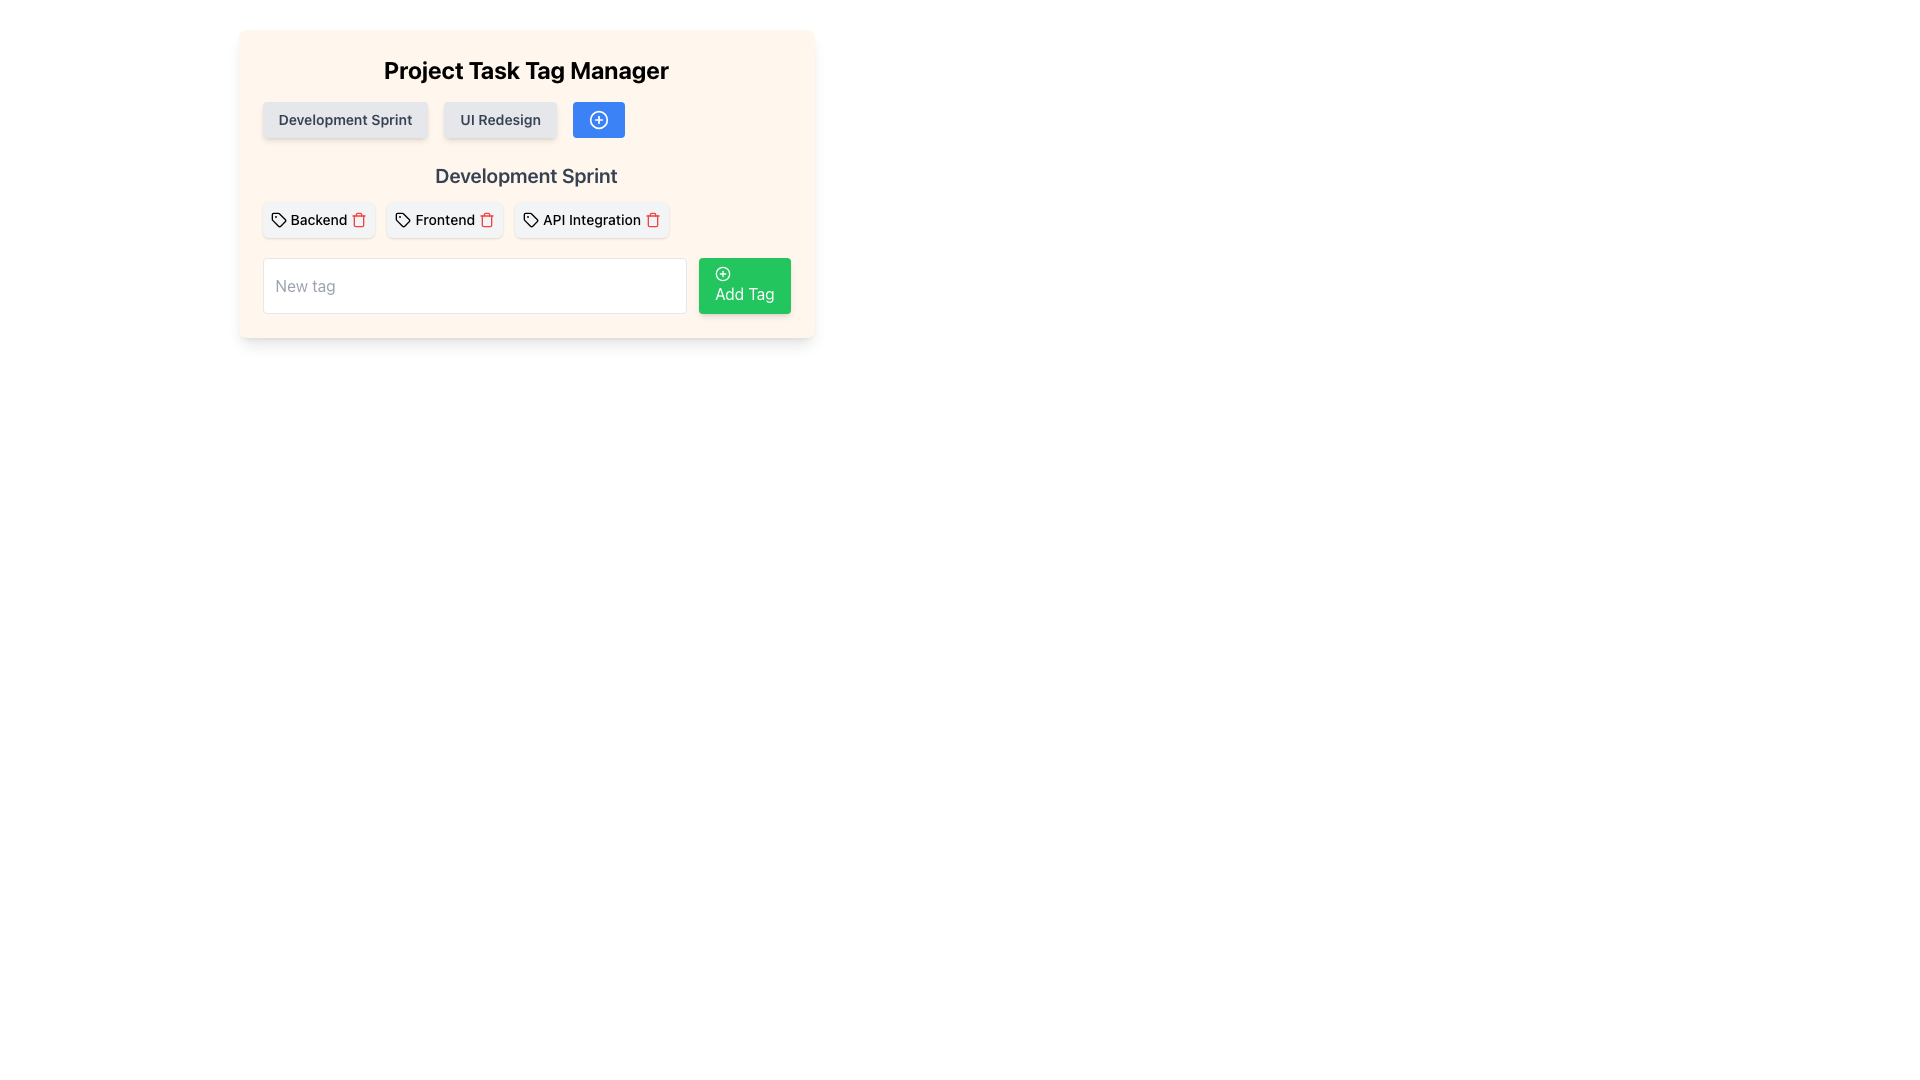 This screenshot has height=1080, width=1920. Describe the element at coordinates (345, 119) in the screenshot. I see `the 'Development Sprint' button, which is a rounded rectangular button with a light gray background and darker gray text, located in the upper left area of the interface` at that location.